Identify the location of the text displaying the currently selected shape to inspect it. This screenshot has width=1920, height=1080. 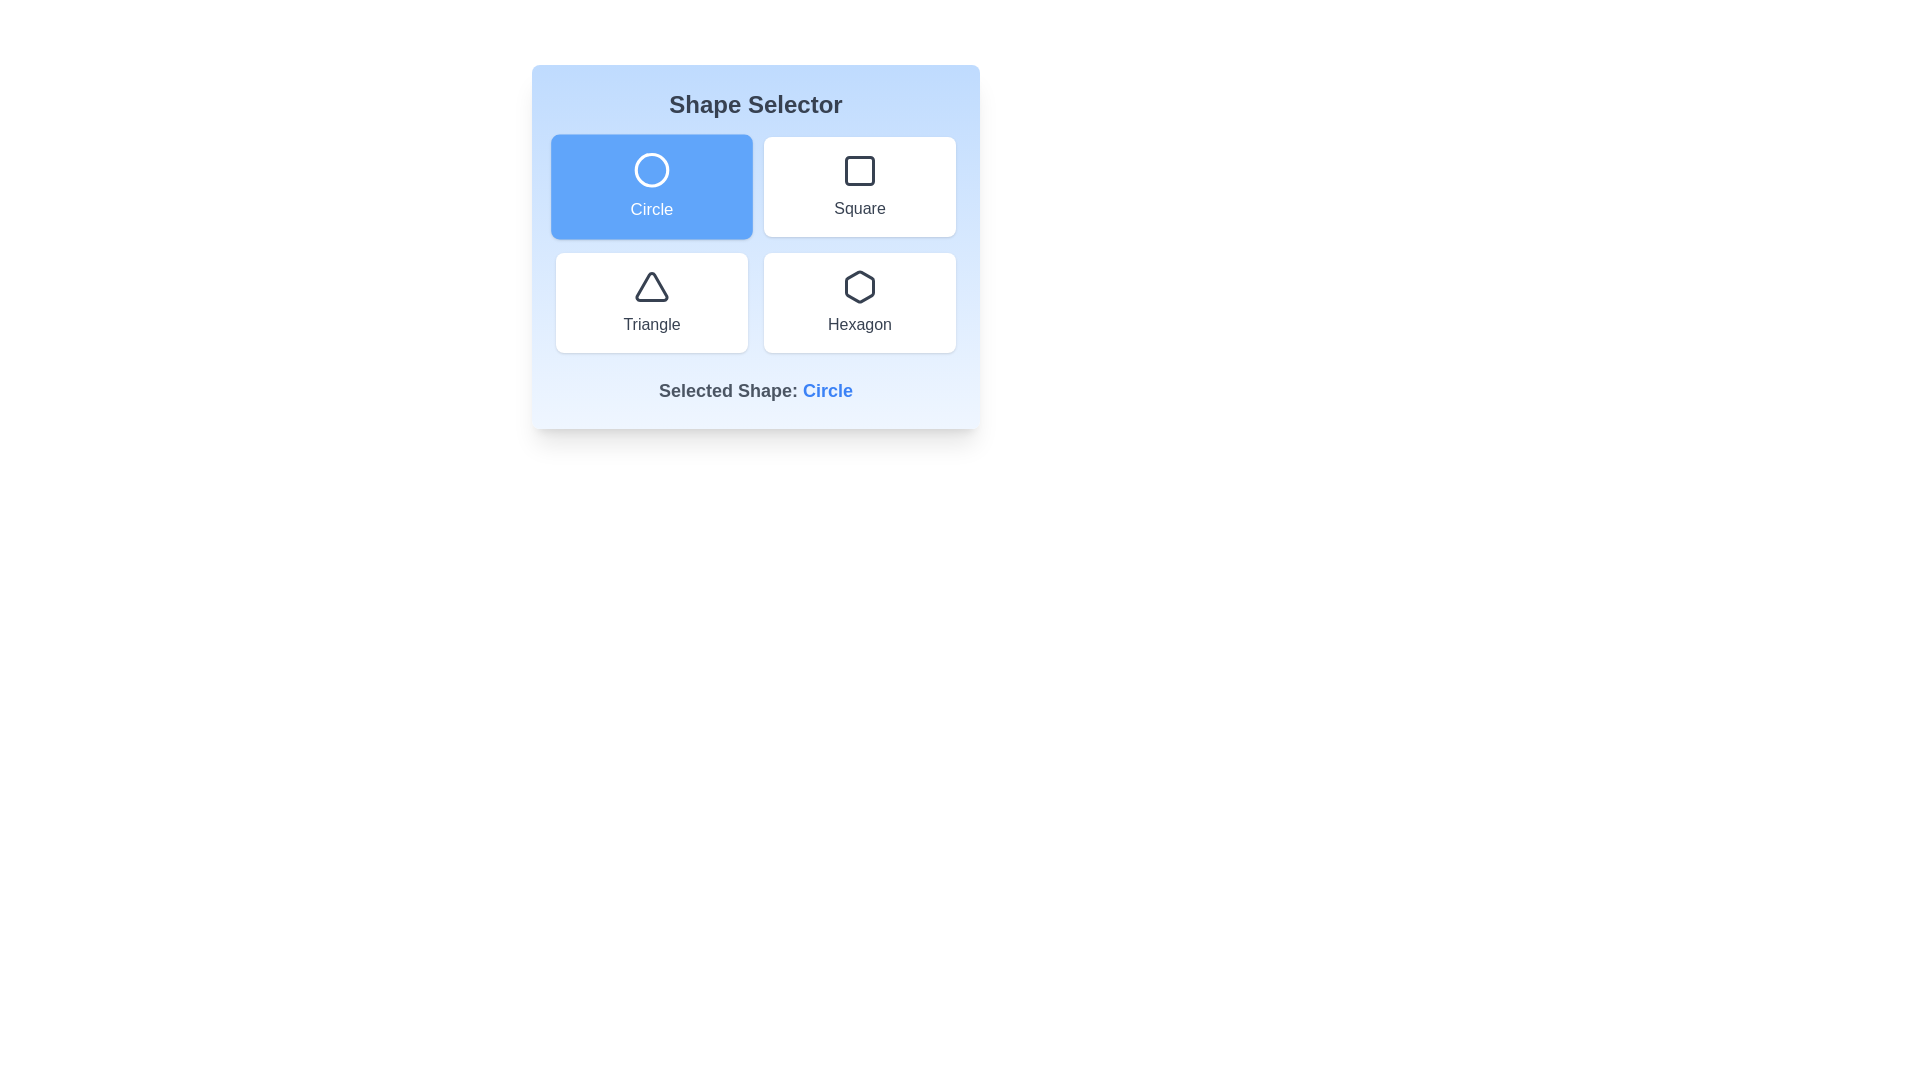
(828, 390).